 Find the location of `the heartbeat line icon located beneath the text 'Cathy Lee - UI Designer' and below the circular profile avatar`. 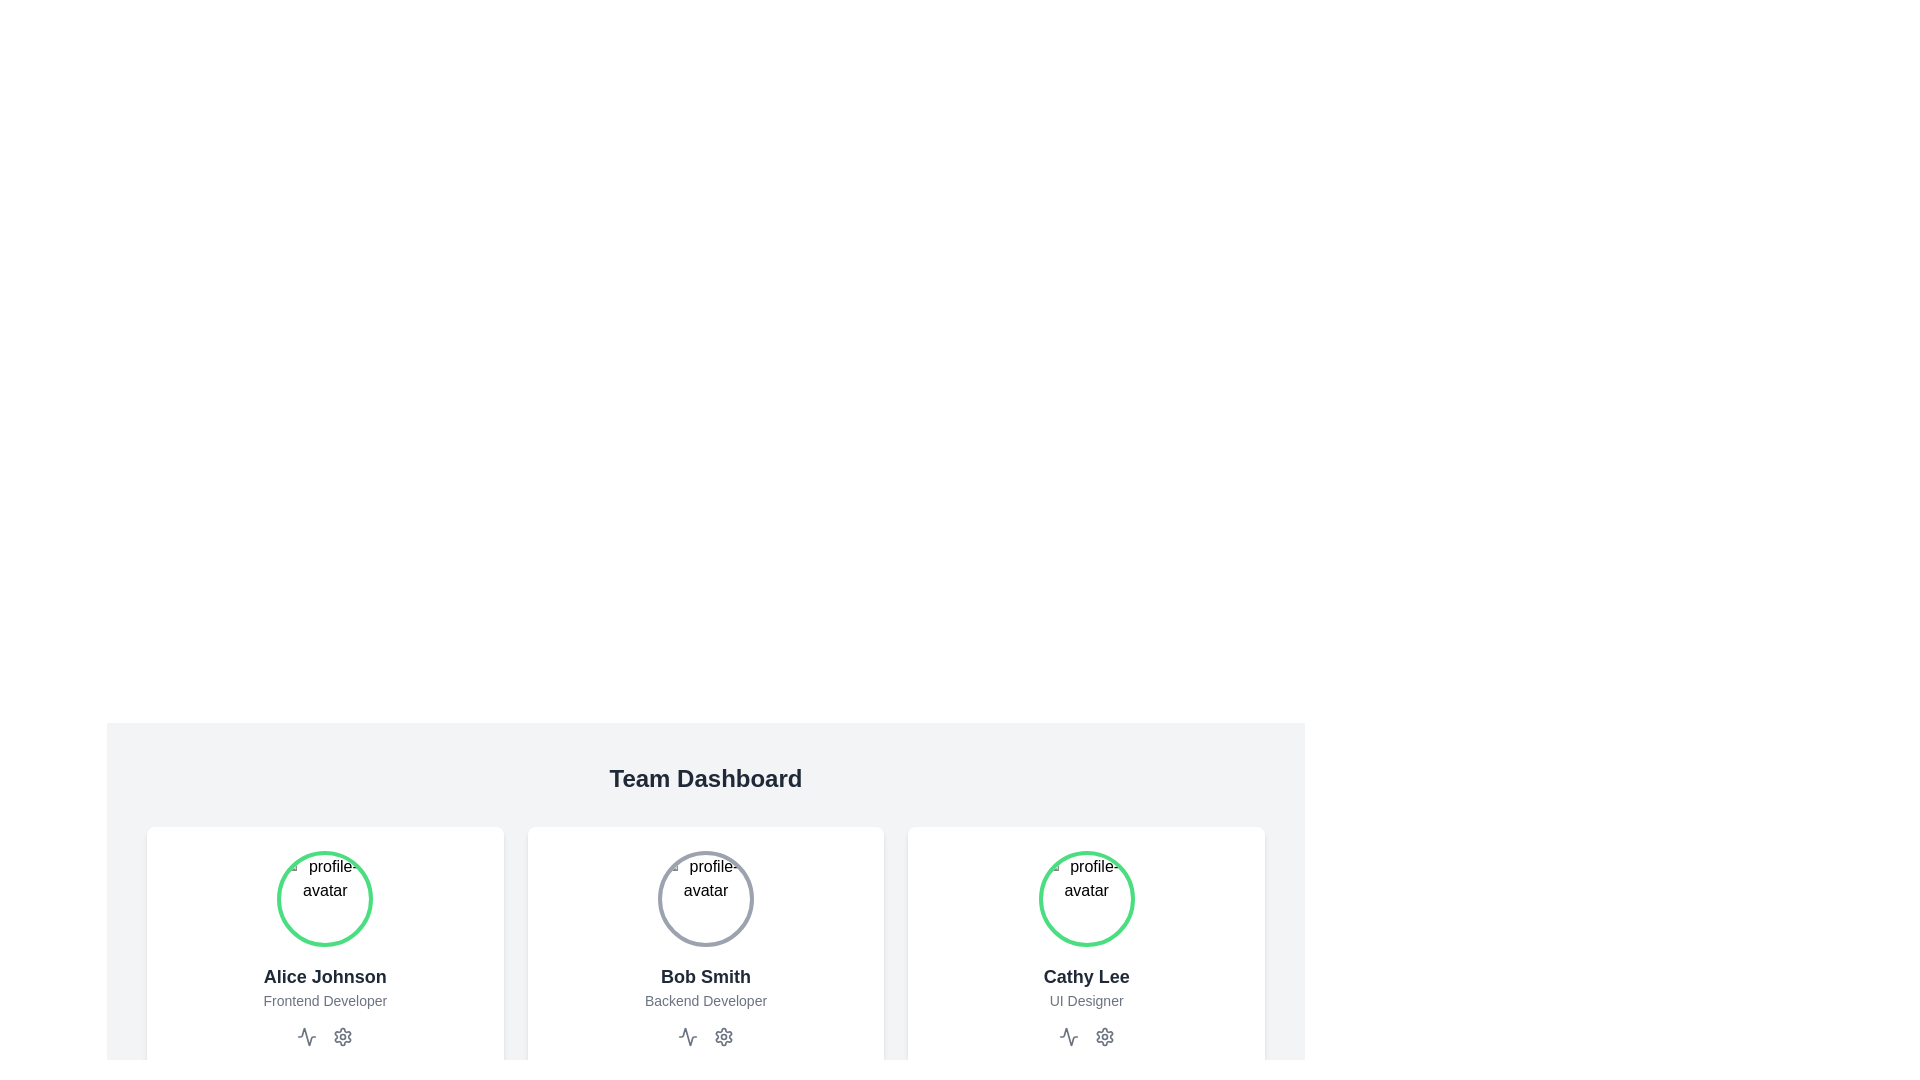

the heartbeat line icon located beneath the text 'Cathy Lee - UI Designer' and below the circular profile avatar is located at coordinates (1067, 1036).